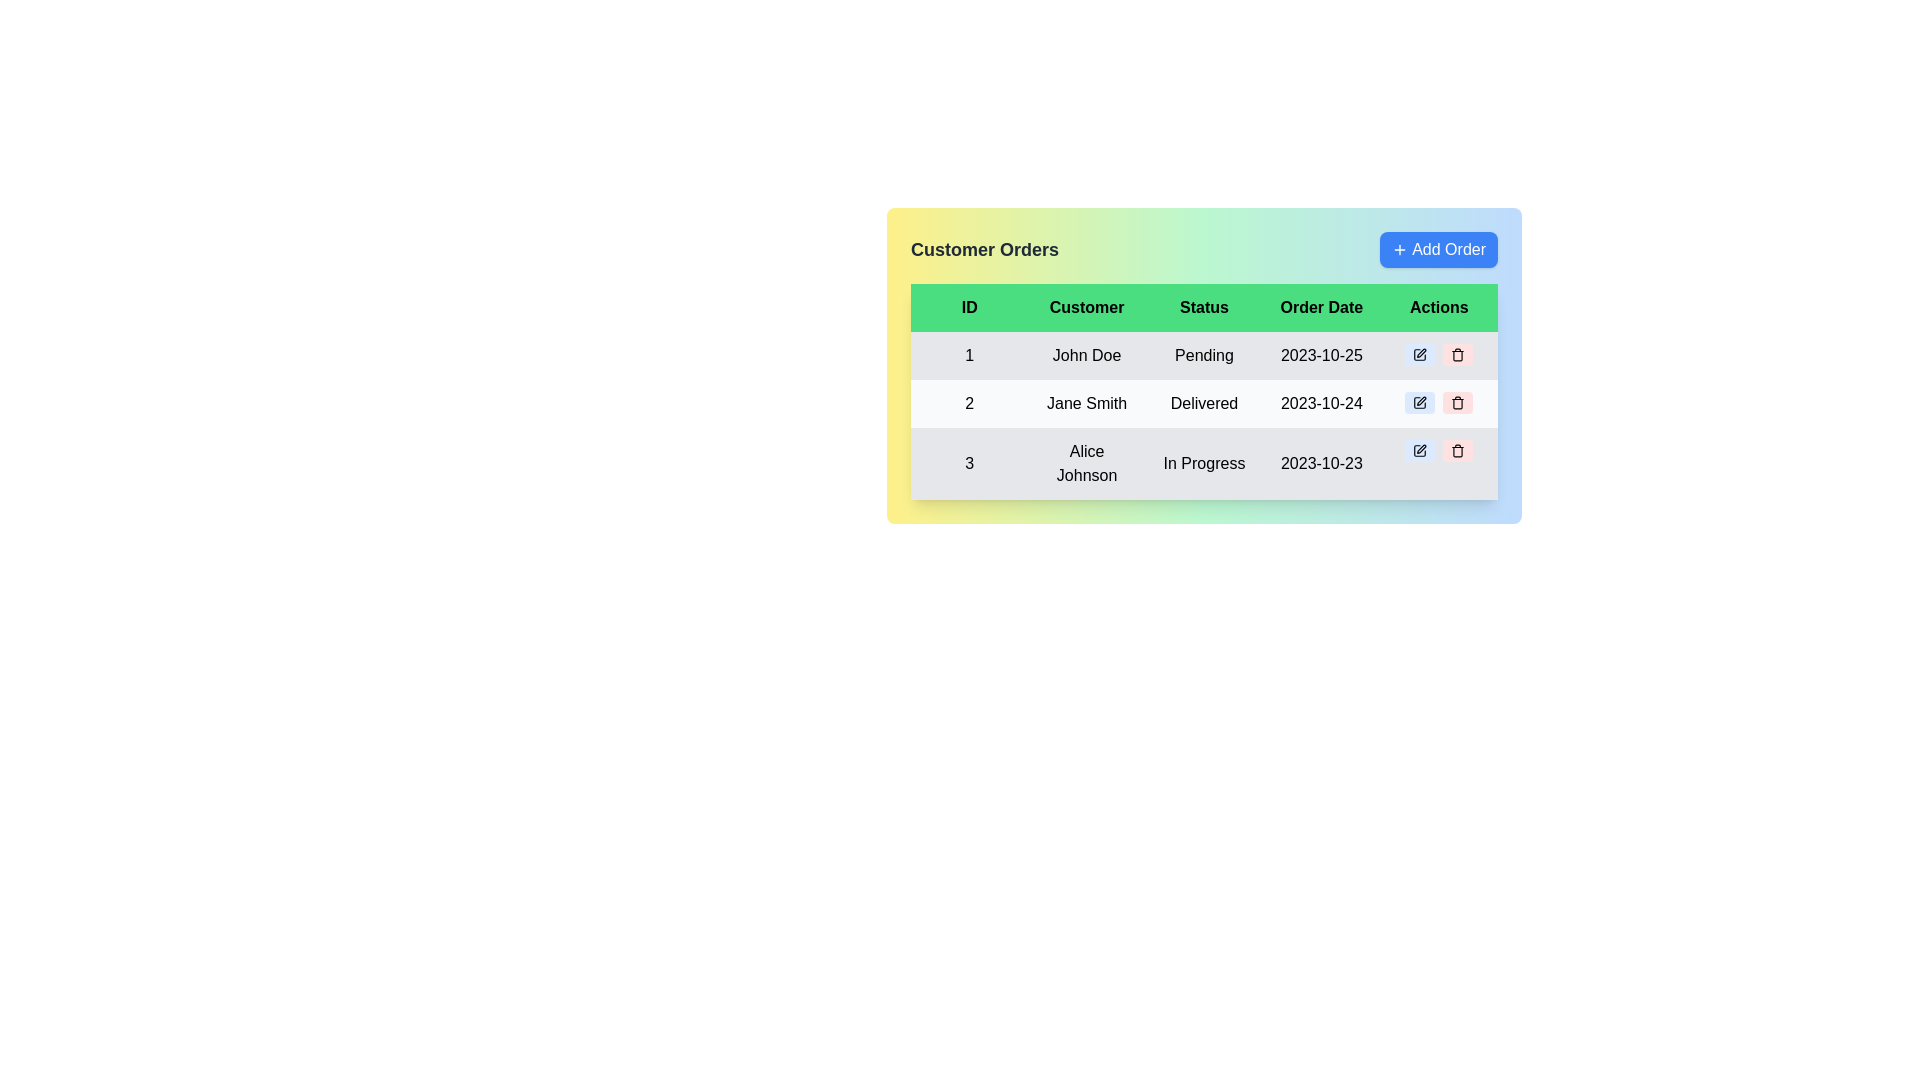  What do you see at coordinates (1419, 451) in the screenshot?
I see `the edit icon represented as a pen within the blue button component in the 'Actions' column of the third row (Order ID 3)` at bounding box center [1419, 451].